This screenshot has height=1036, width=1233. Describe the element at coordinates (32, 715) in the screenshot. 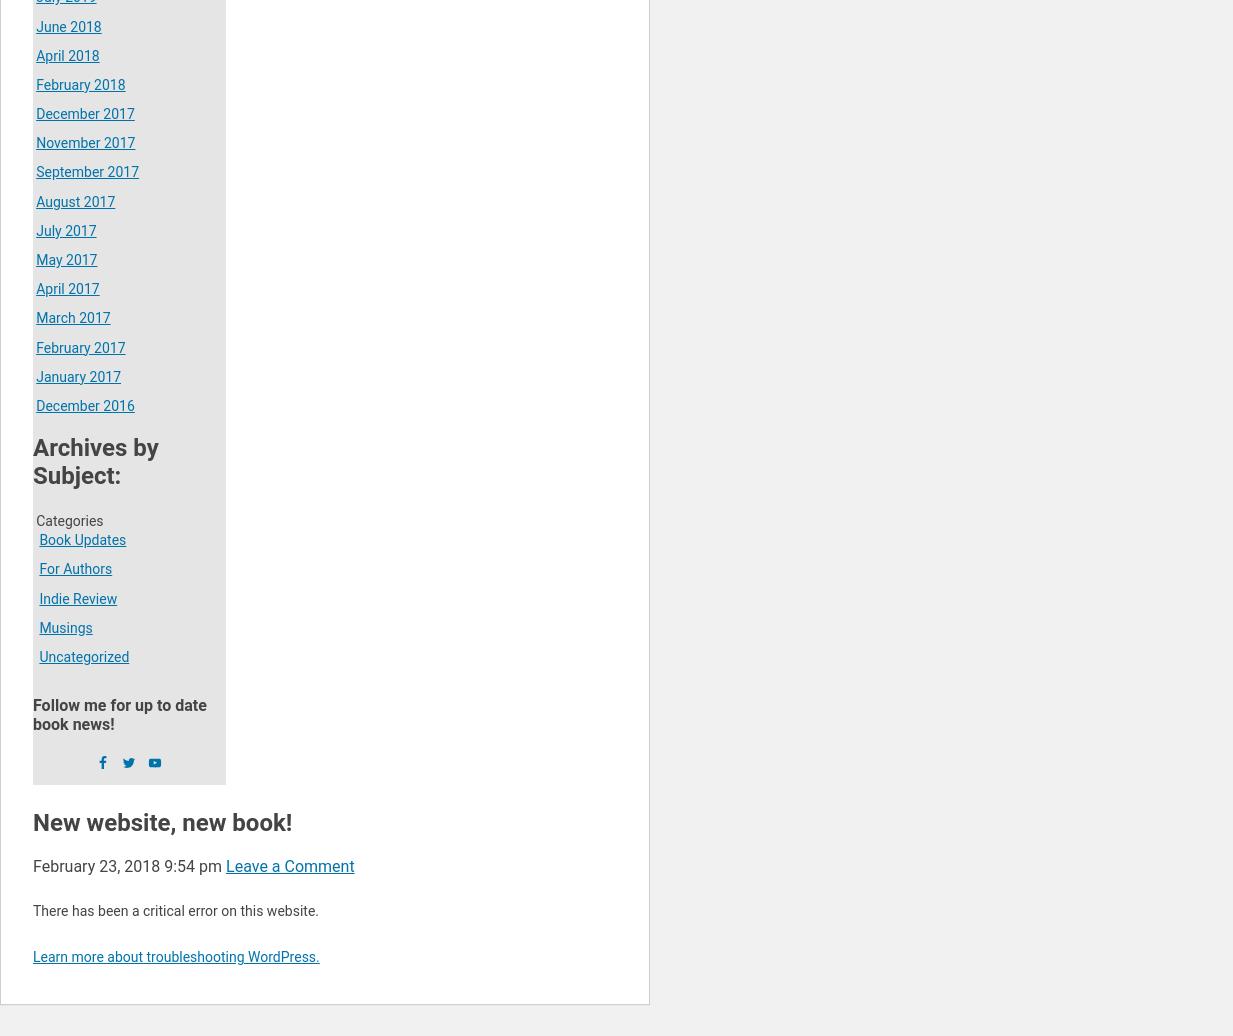

I see `'Follow me for up to date book news!'` at that location.